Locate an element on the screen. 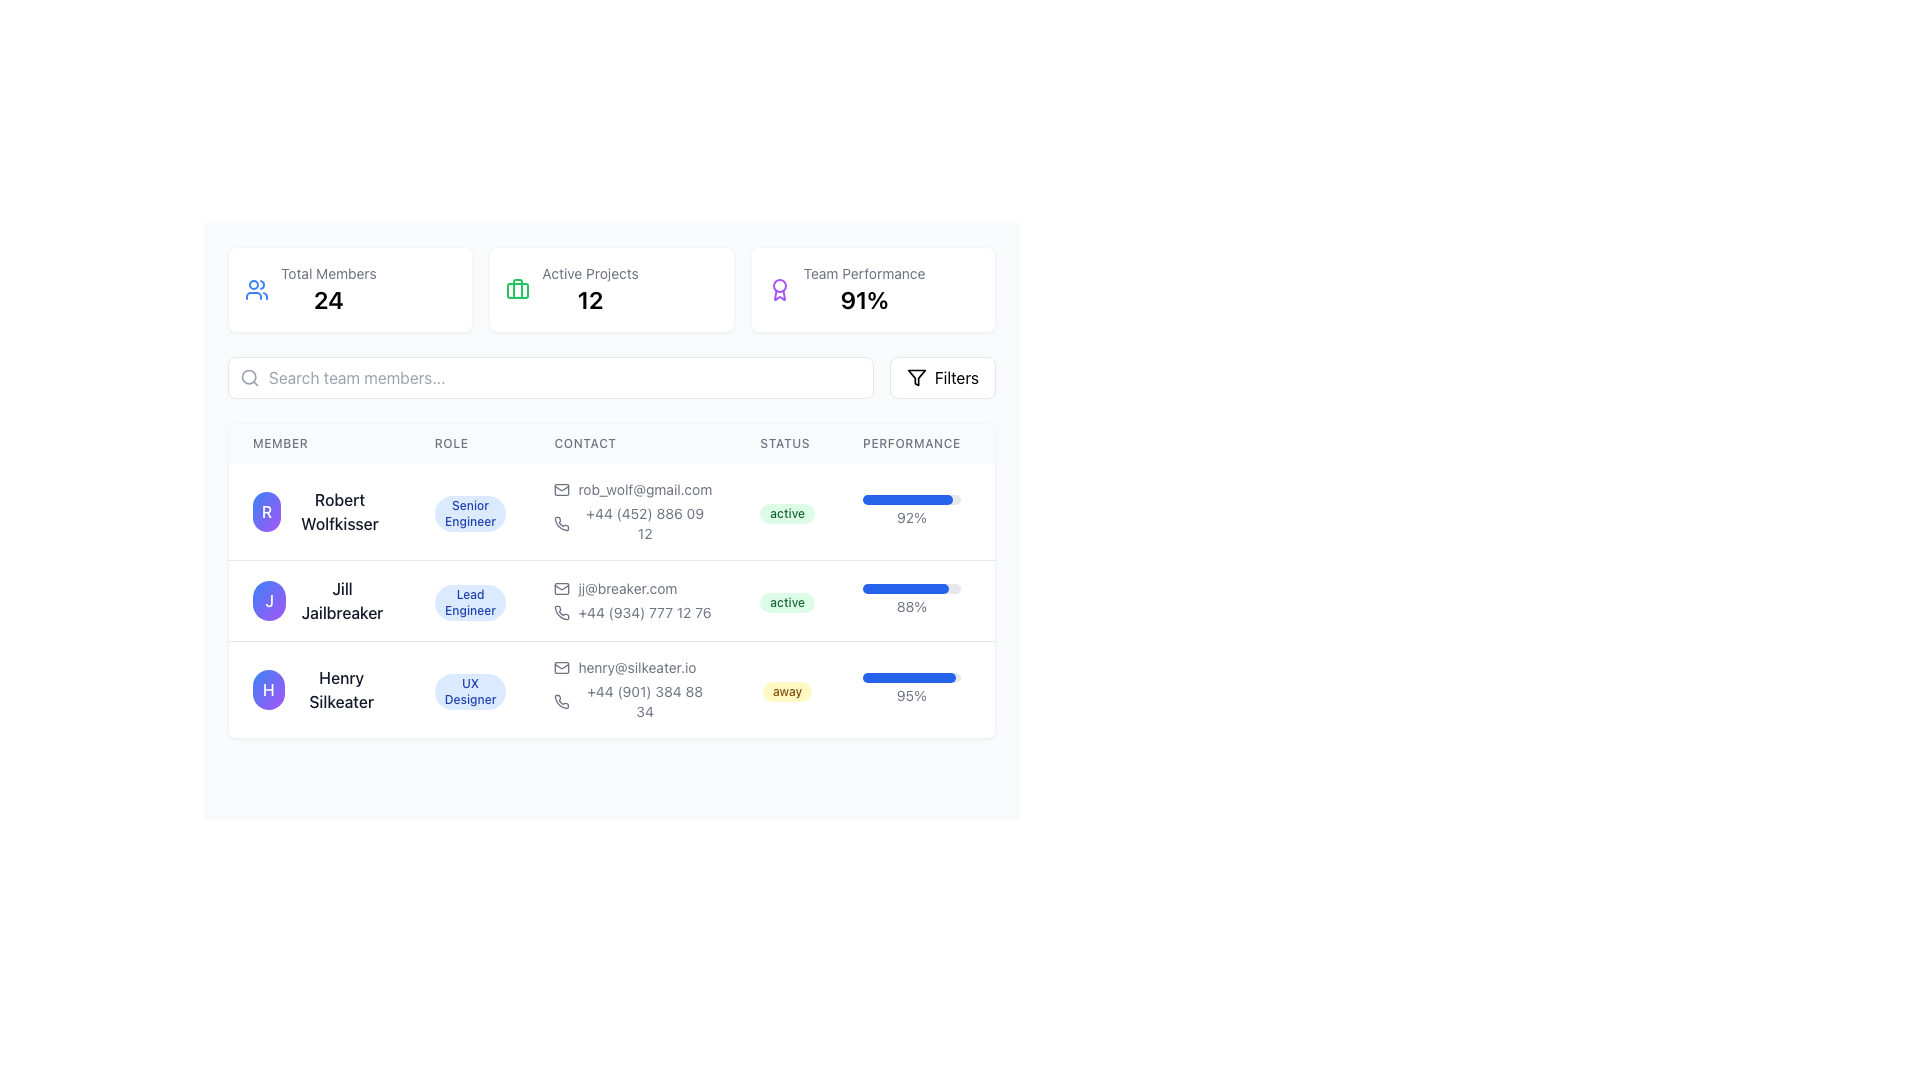 This screenshot has width=1920, height=1080. the interactive sub-element within the second row of the team member details table, which is located beneath the row for 'Robert Wolfkisser' and above 'Henry Silkeater' is located at coordinates (659, 600).